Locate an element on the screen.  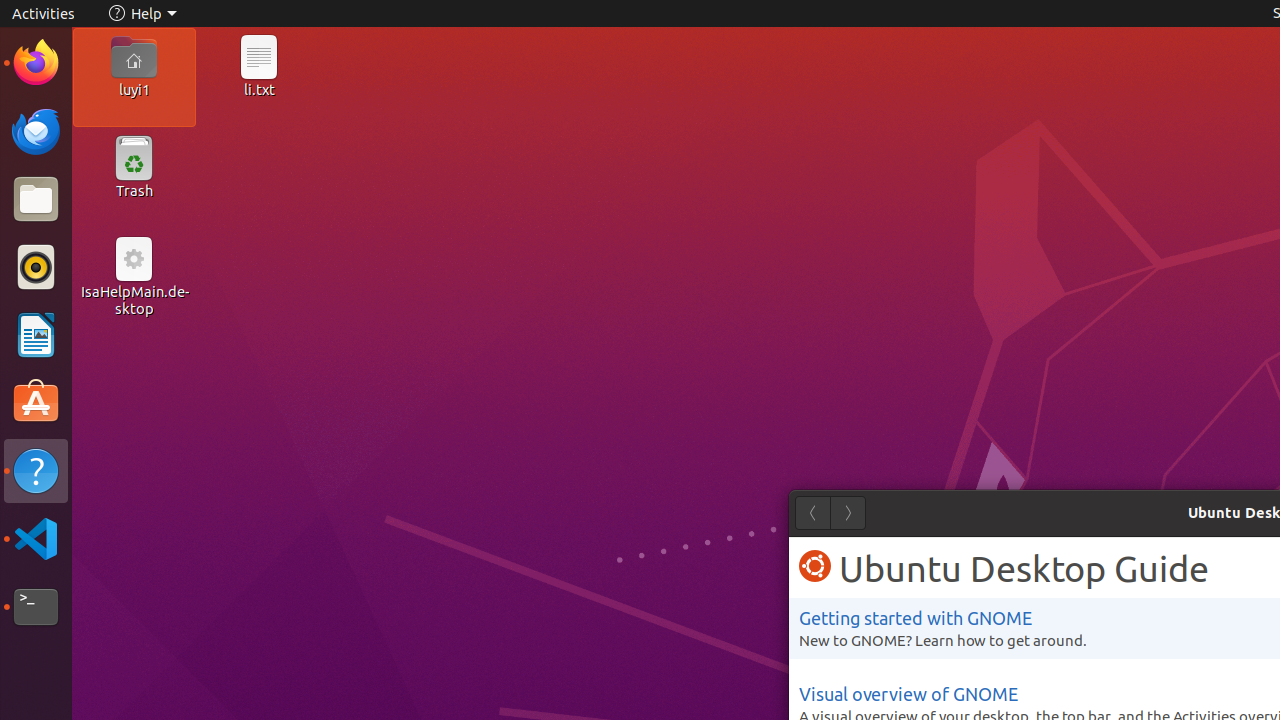
'li.txt' is located at coordinates (257, 88).